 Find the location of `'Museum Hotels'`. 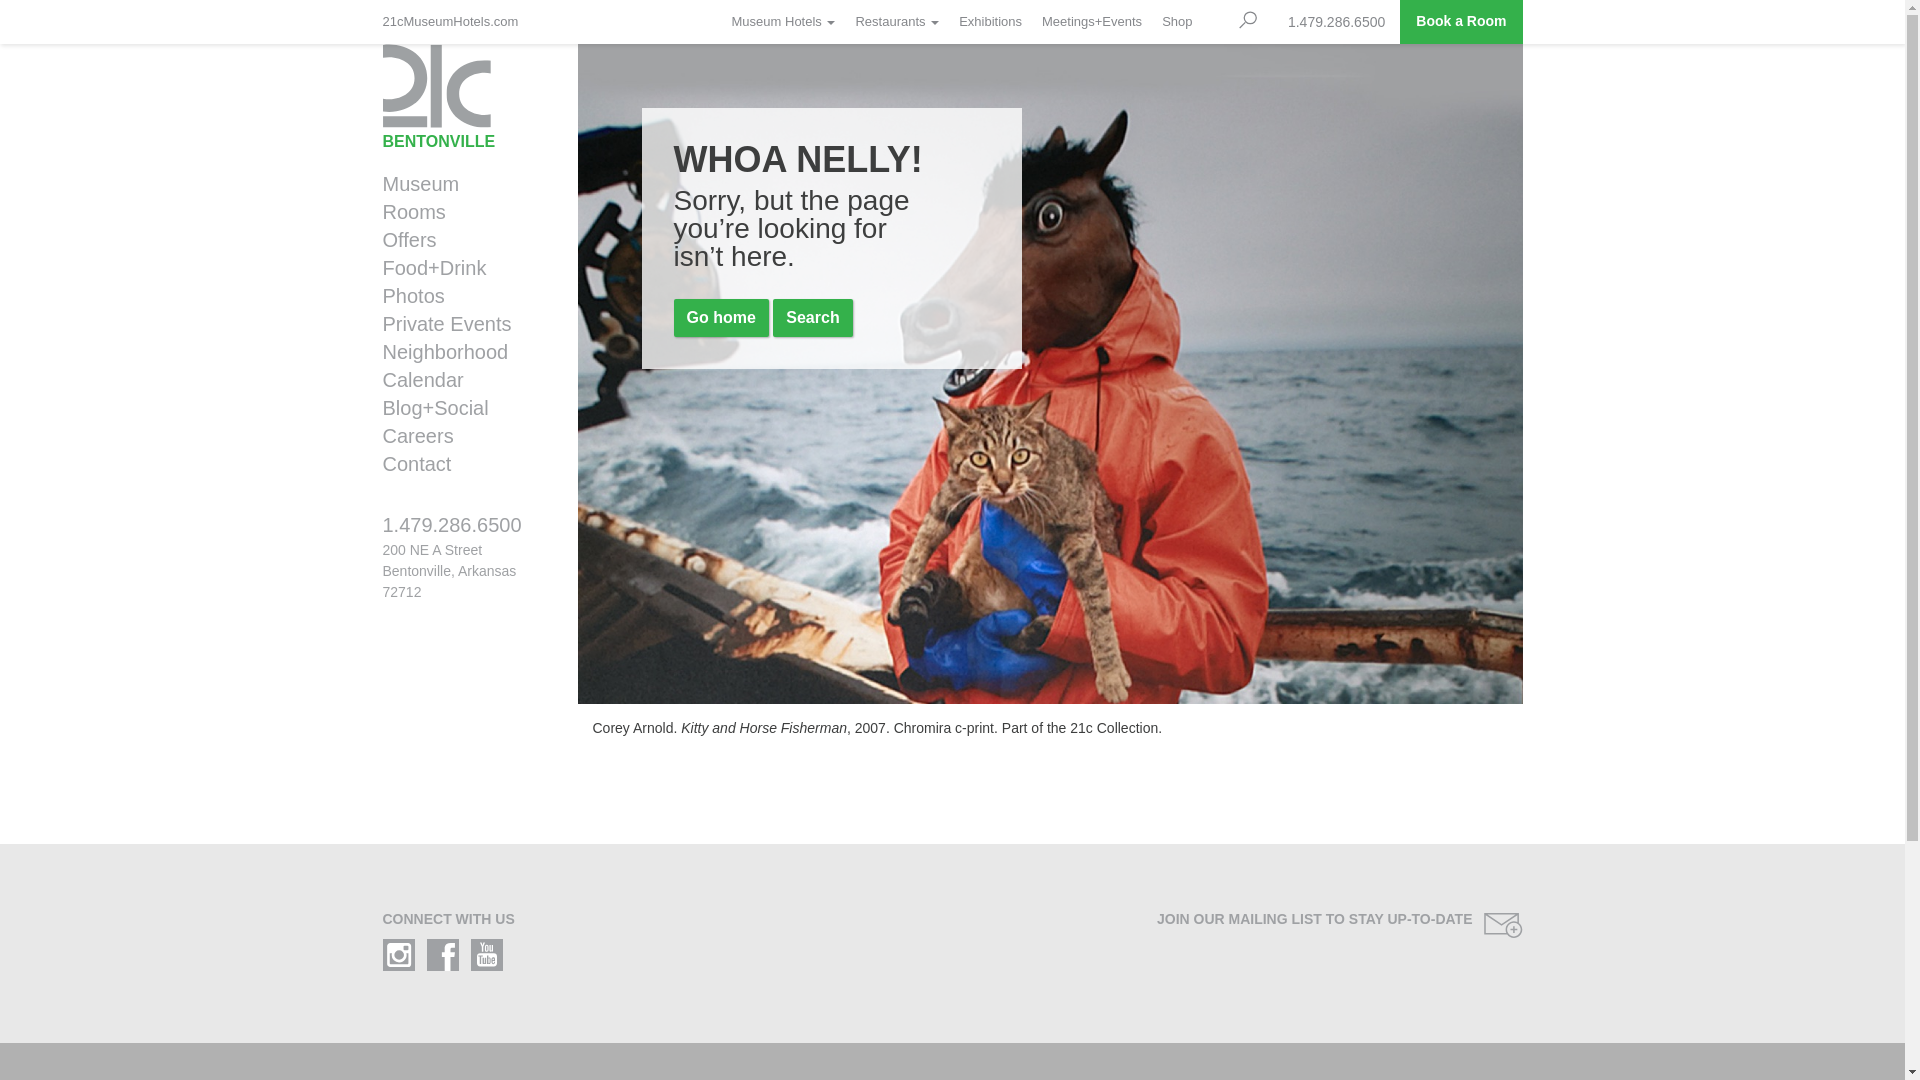

'Museum Hotels' is located at coordinates (720, 22).